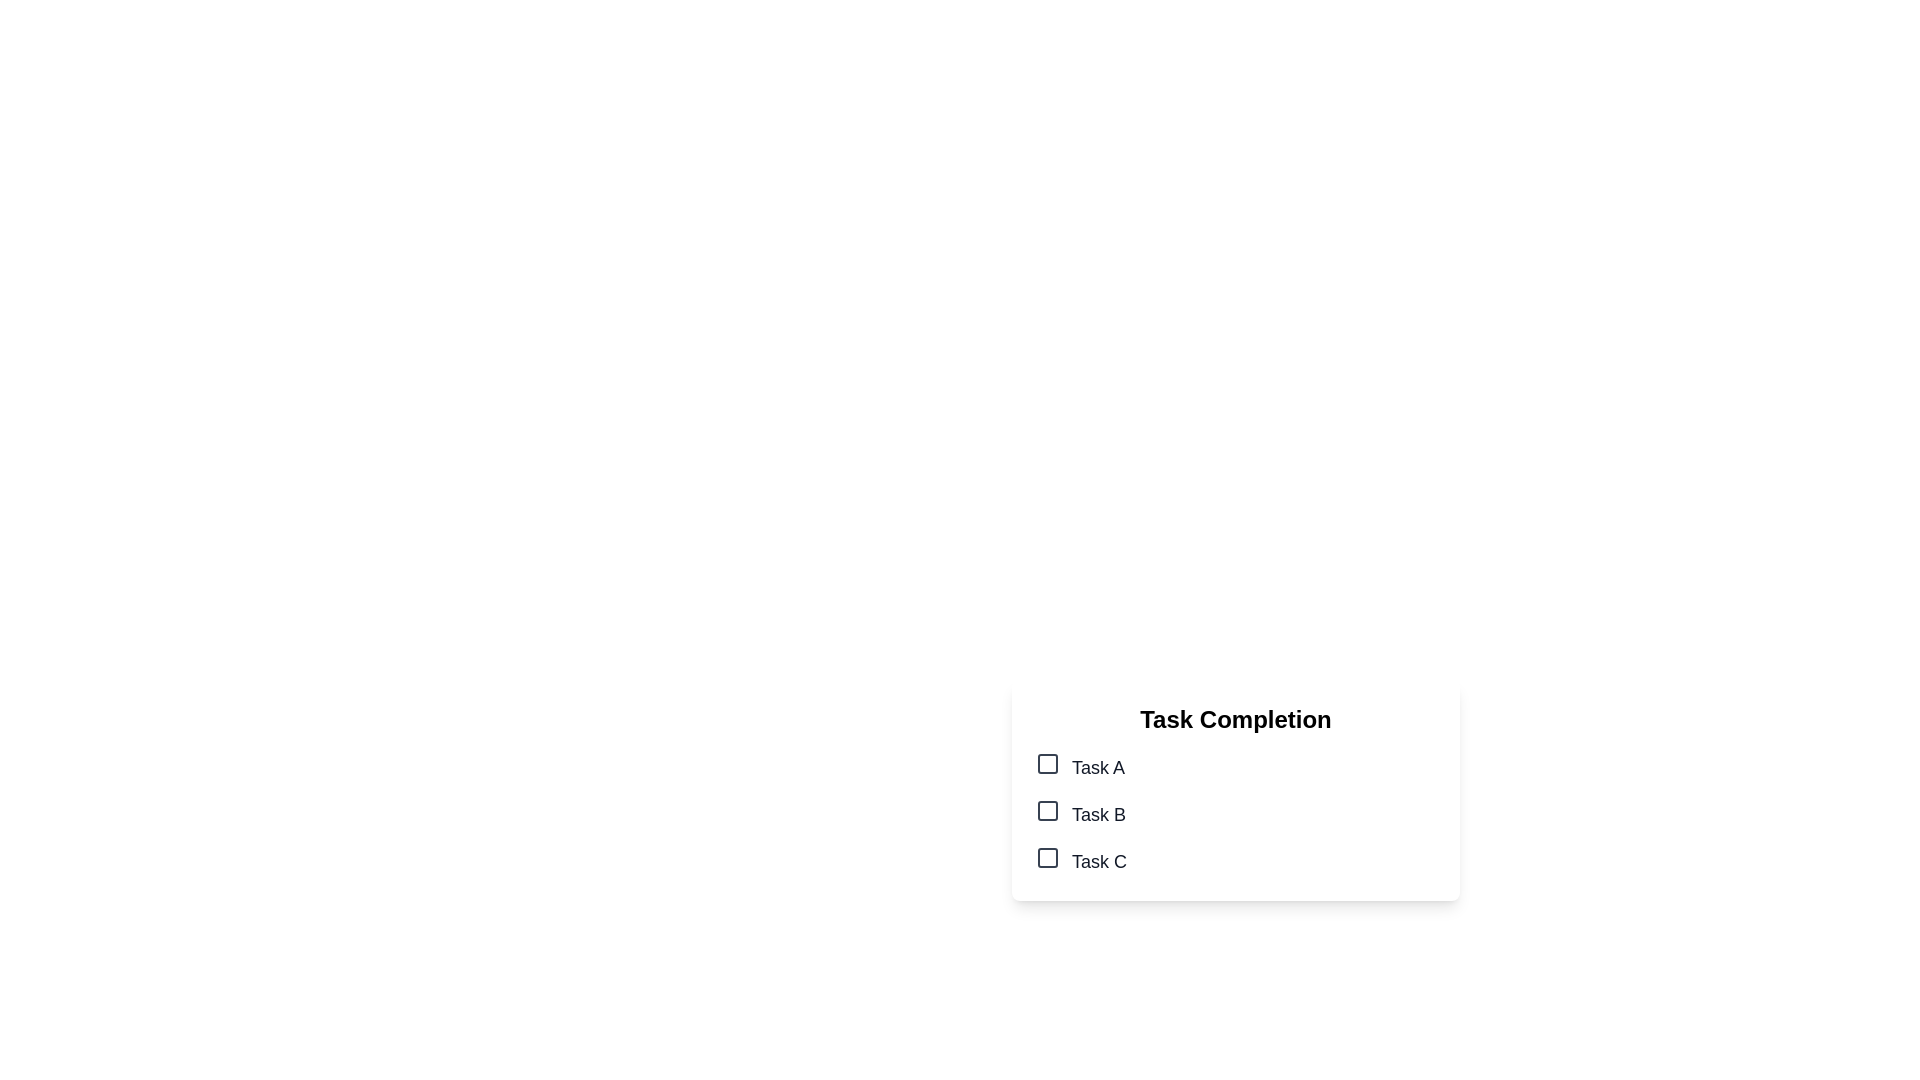 Image resolution: width=1920 pixels, height=1080 pixels. I want to click on the Text Header at the top of the task card, which serves as a descriptive header for the content below, so click(1235, 720).